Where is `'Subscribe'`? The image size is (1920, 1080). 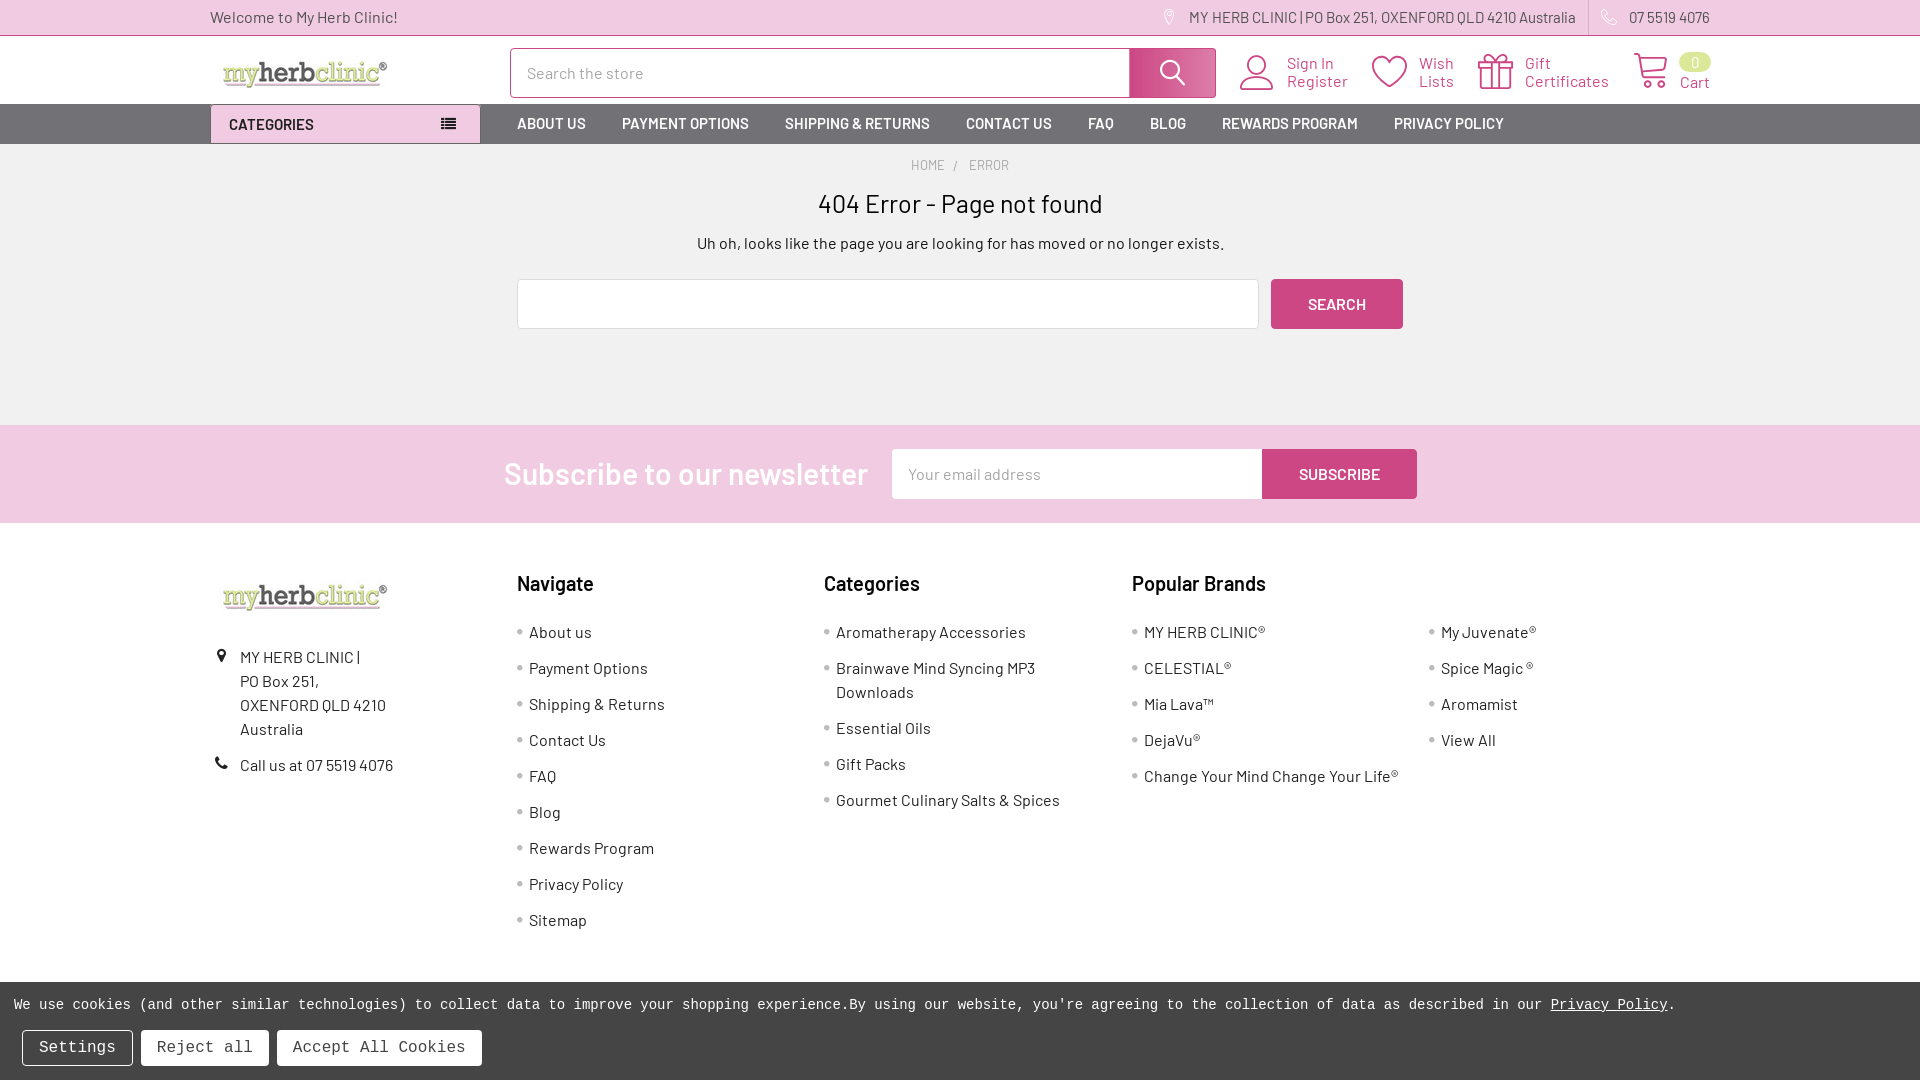
'Subscribe' is located at coordinates (1339, 474).